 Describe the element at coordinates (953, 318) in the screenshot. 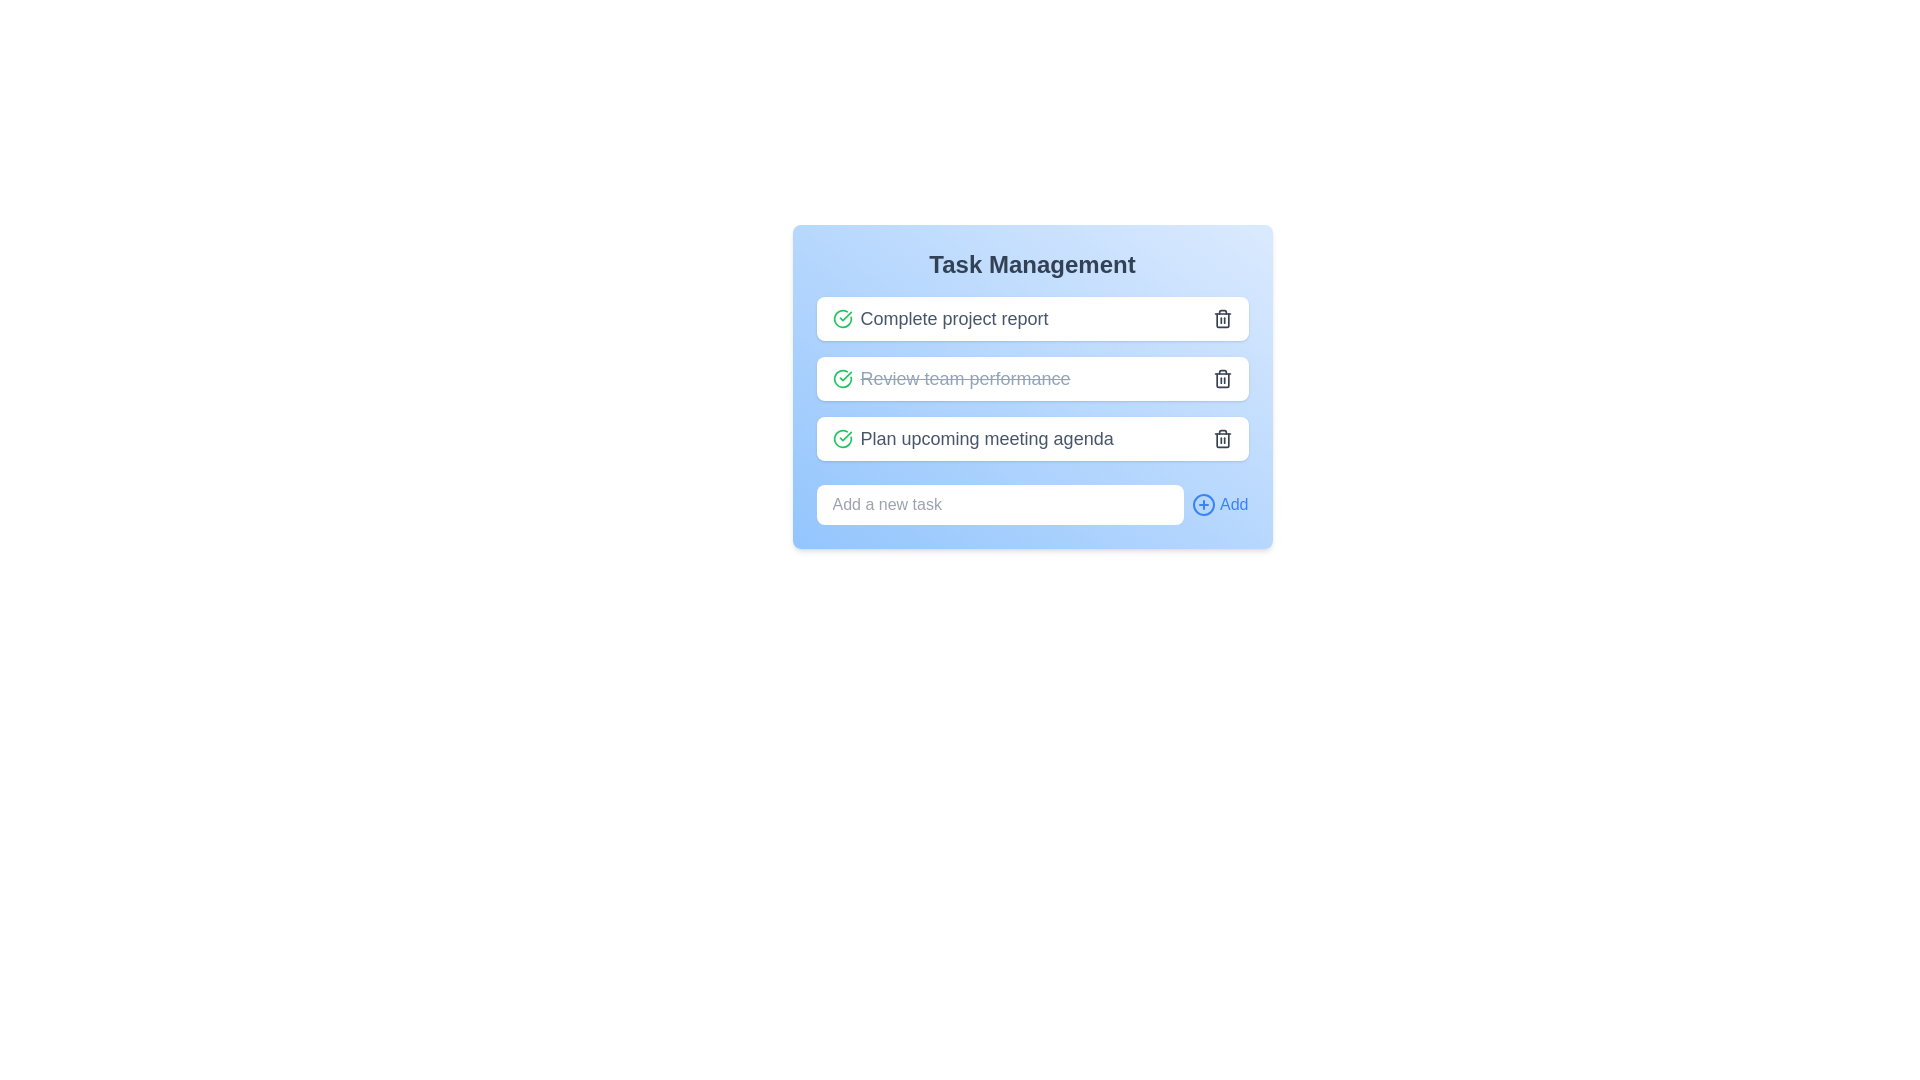

I see `the text label that displays the task description, located between a green checkmark icon and a trash bin icon in a vertical list` at that location.